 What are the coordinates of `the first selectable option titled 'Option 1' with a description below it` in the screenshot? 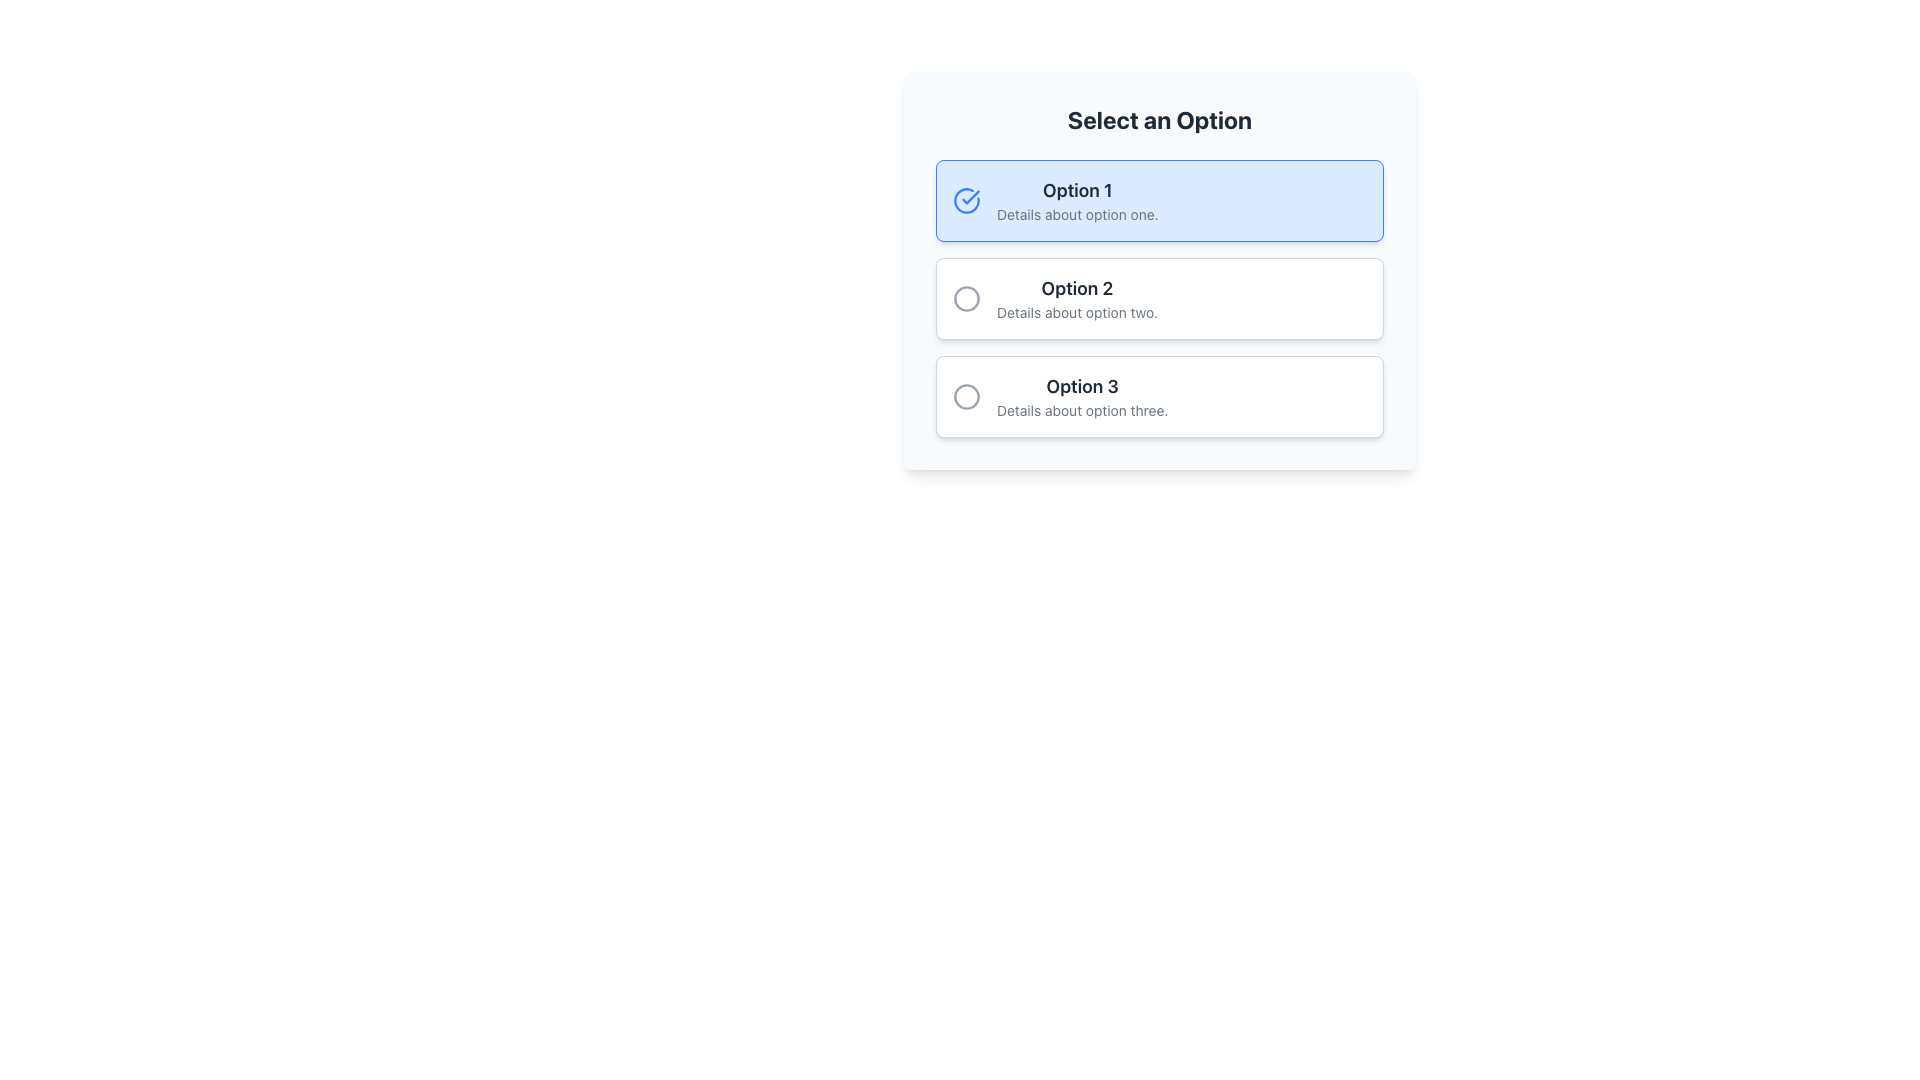 It's located at (1076, 200).